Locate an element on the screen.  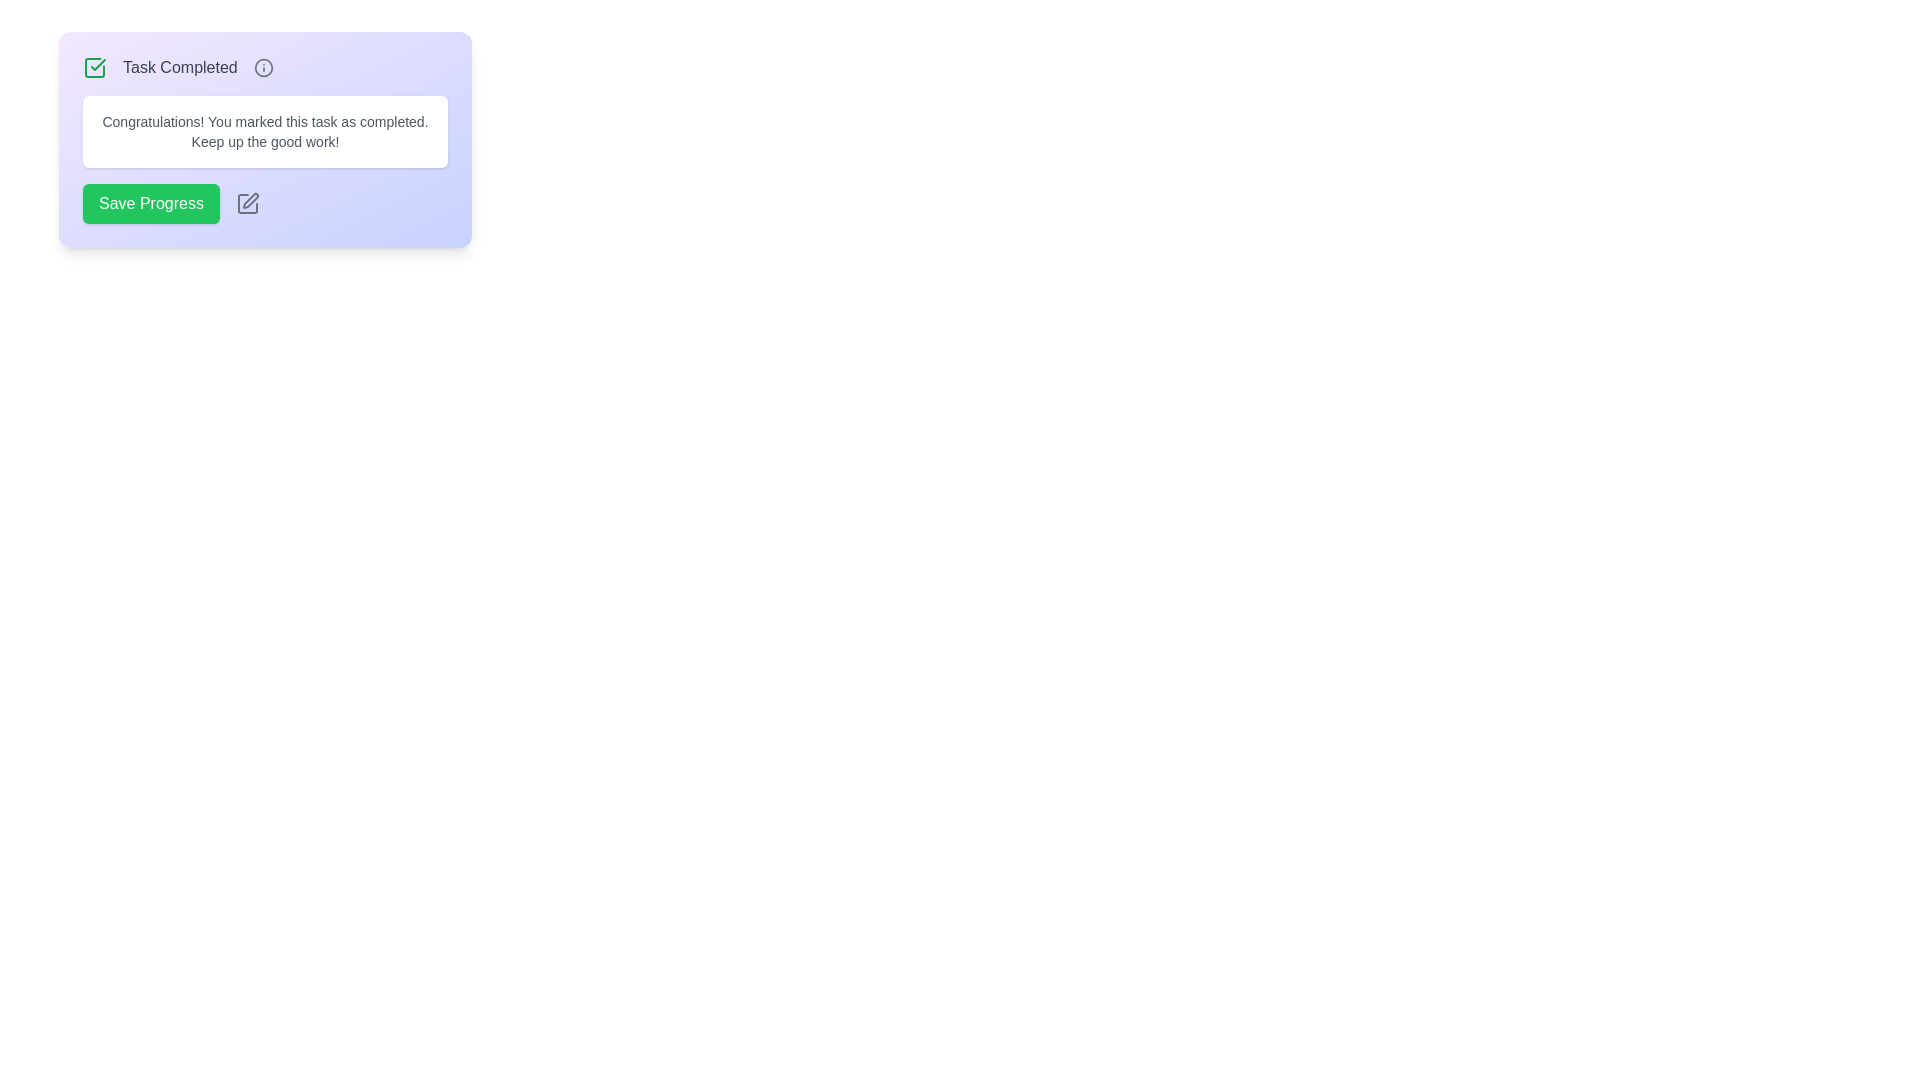
the completion status icon, which features a checkmark design, positioned to the left of the 'Task Completed' text is located at coordinates (94, 67).